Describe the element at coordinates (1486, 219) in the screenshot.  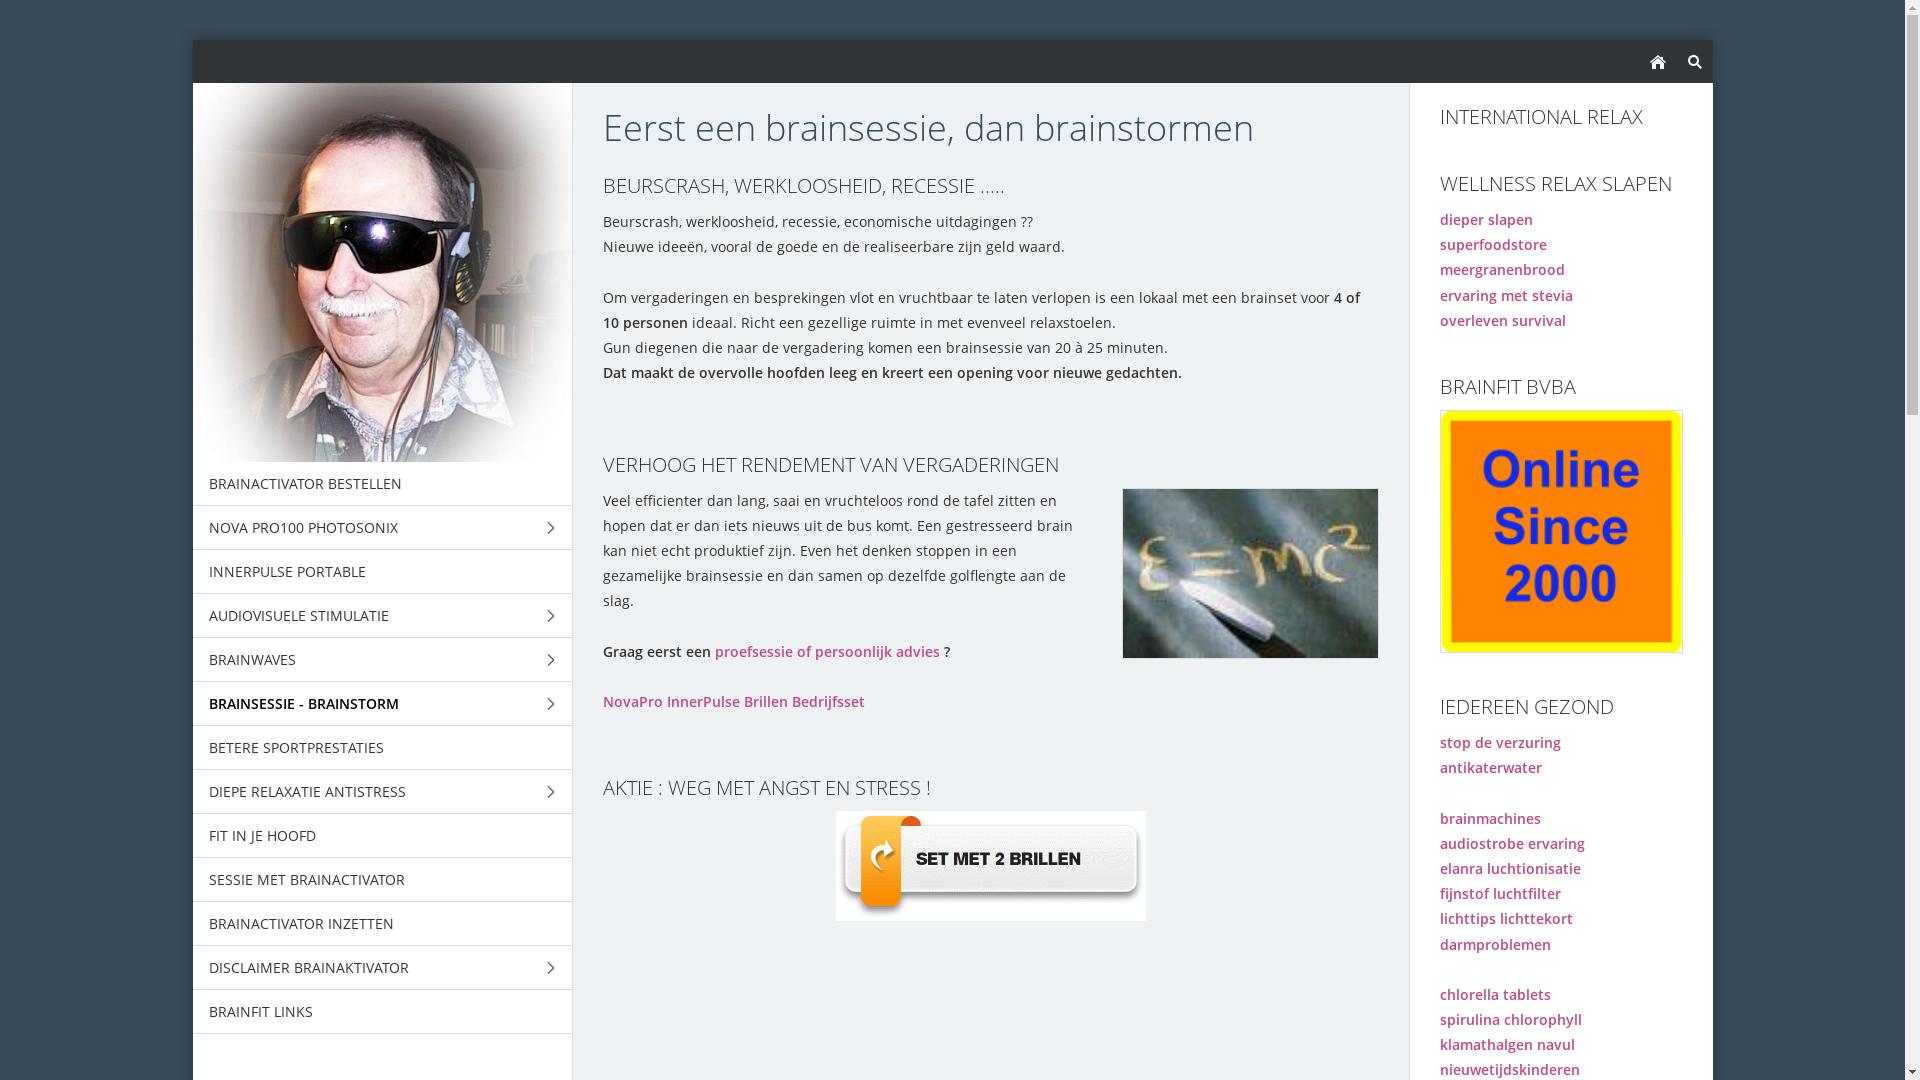
I see `'dieper slapen'` at that location.